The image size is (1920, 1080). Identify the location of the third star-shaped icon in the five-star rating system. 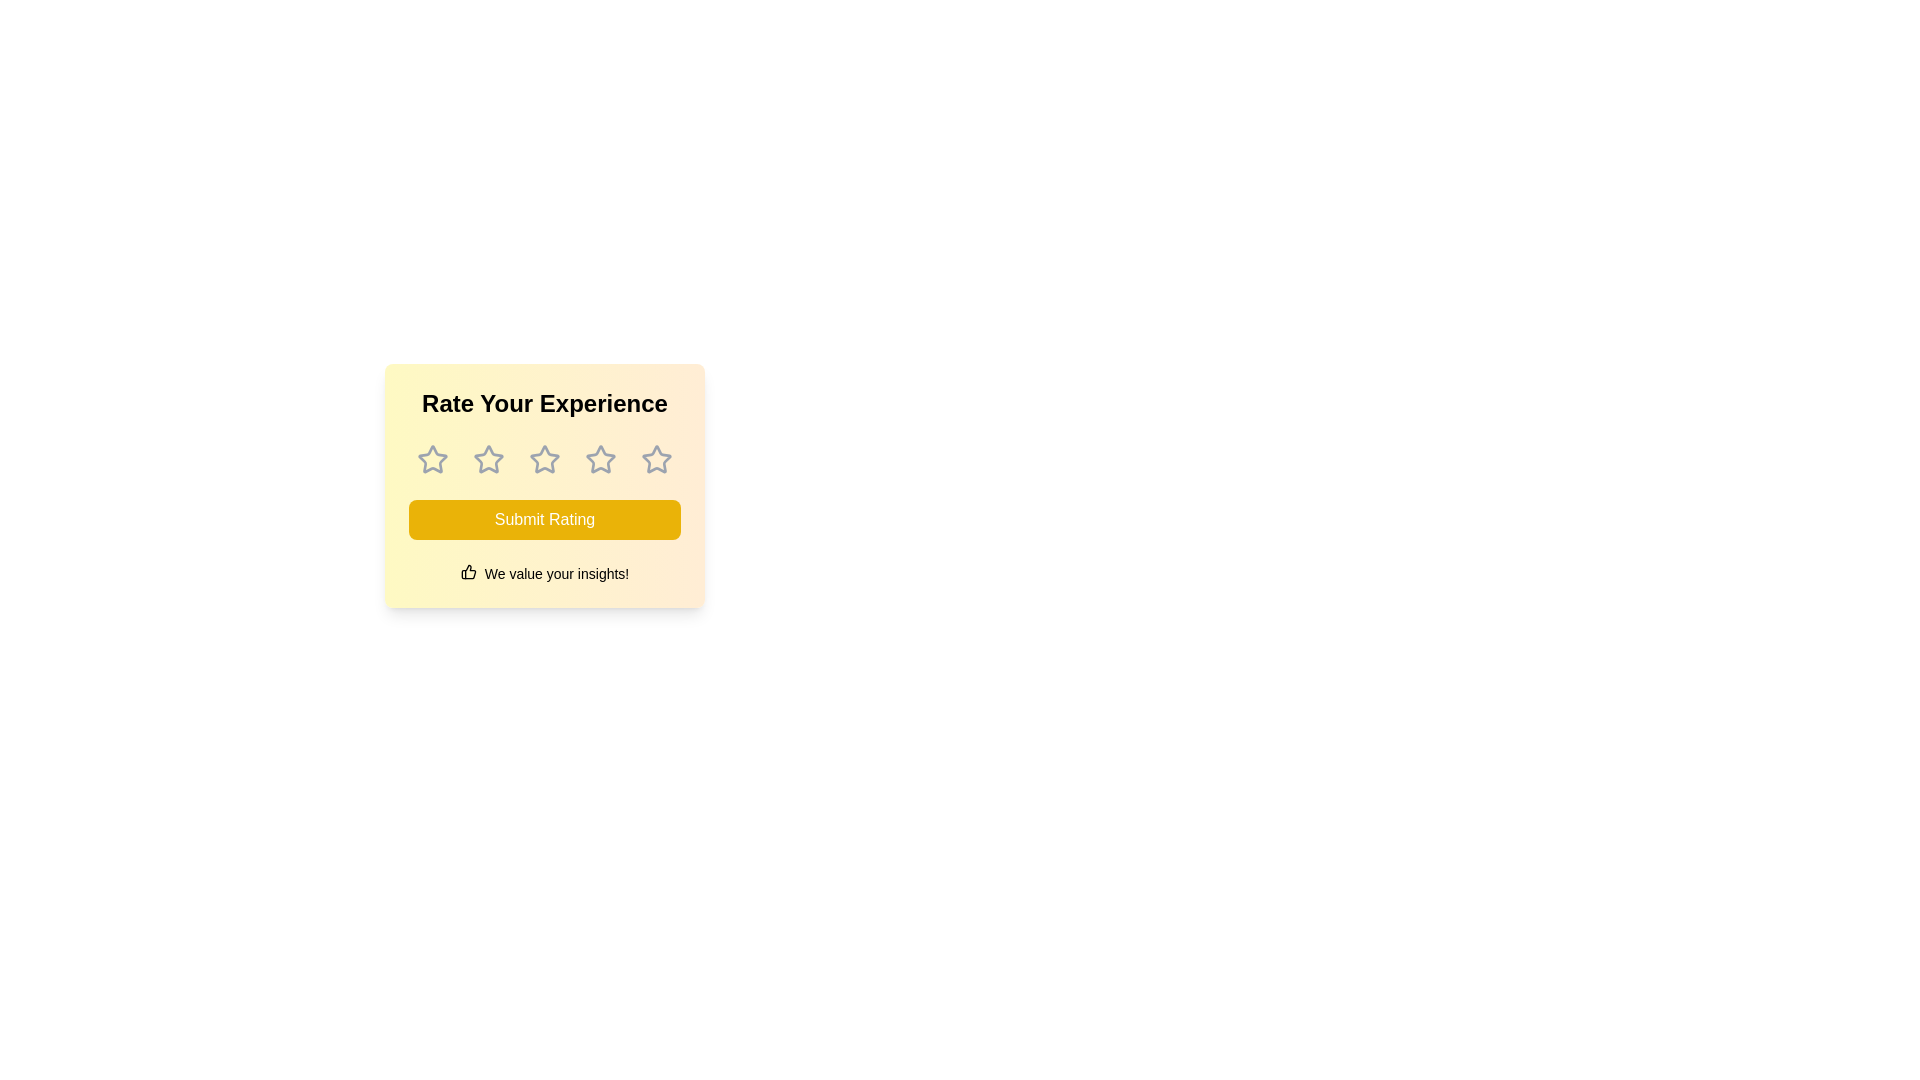
(545, 459).